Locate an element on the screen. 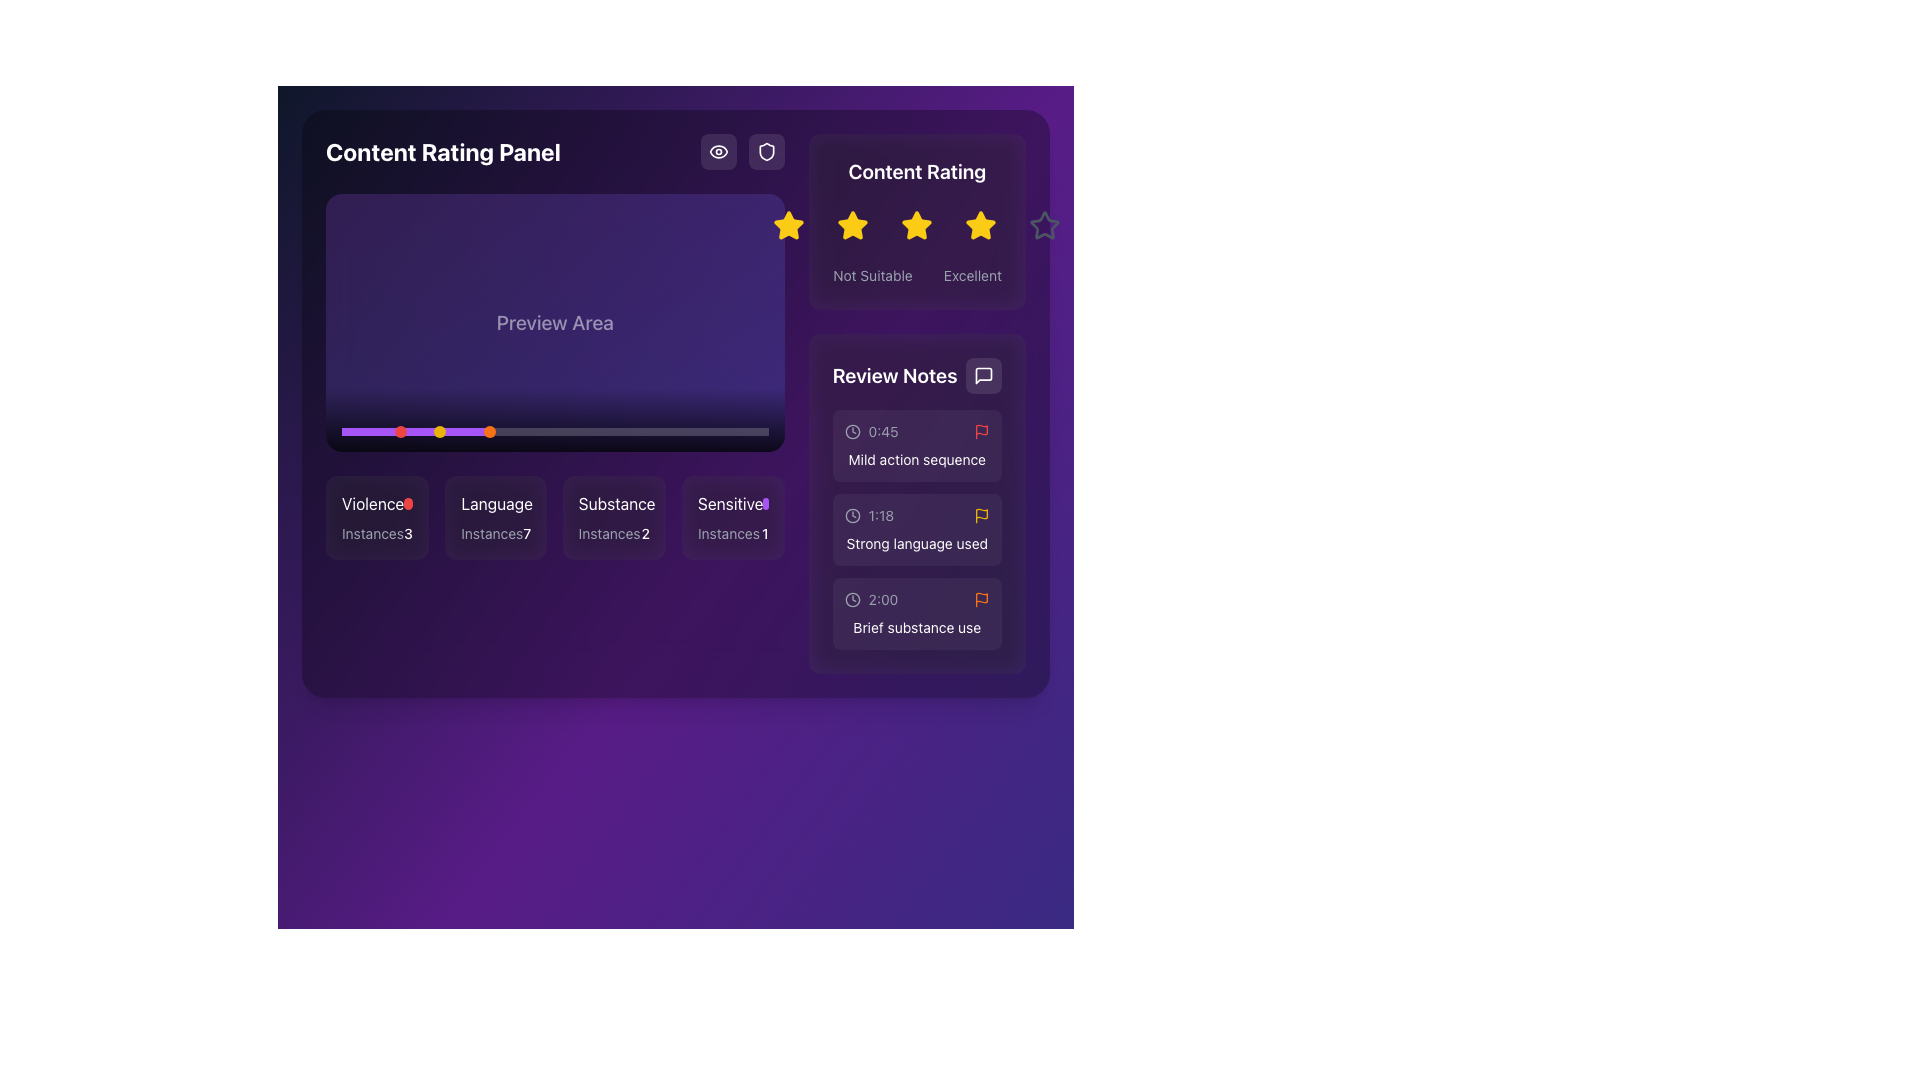 The width and height of the screenshot is (1920, 1080). the text label indicating strong language in the Review Notes section, positioned between the notes 'Mild action sequence' and 'Brief substance use', and aligned to the right of the timestamp '1:18' is located at coordinates (916, 543).